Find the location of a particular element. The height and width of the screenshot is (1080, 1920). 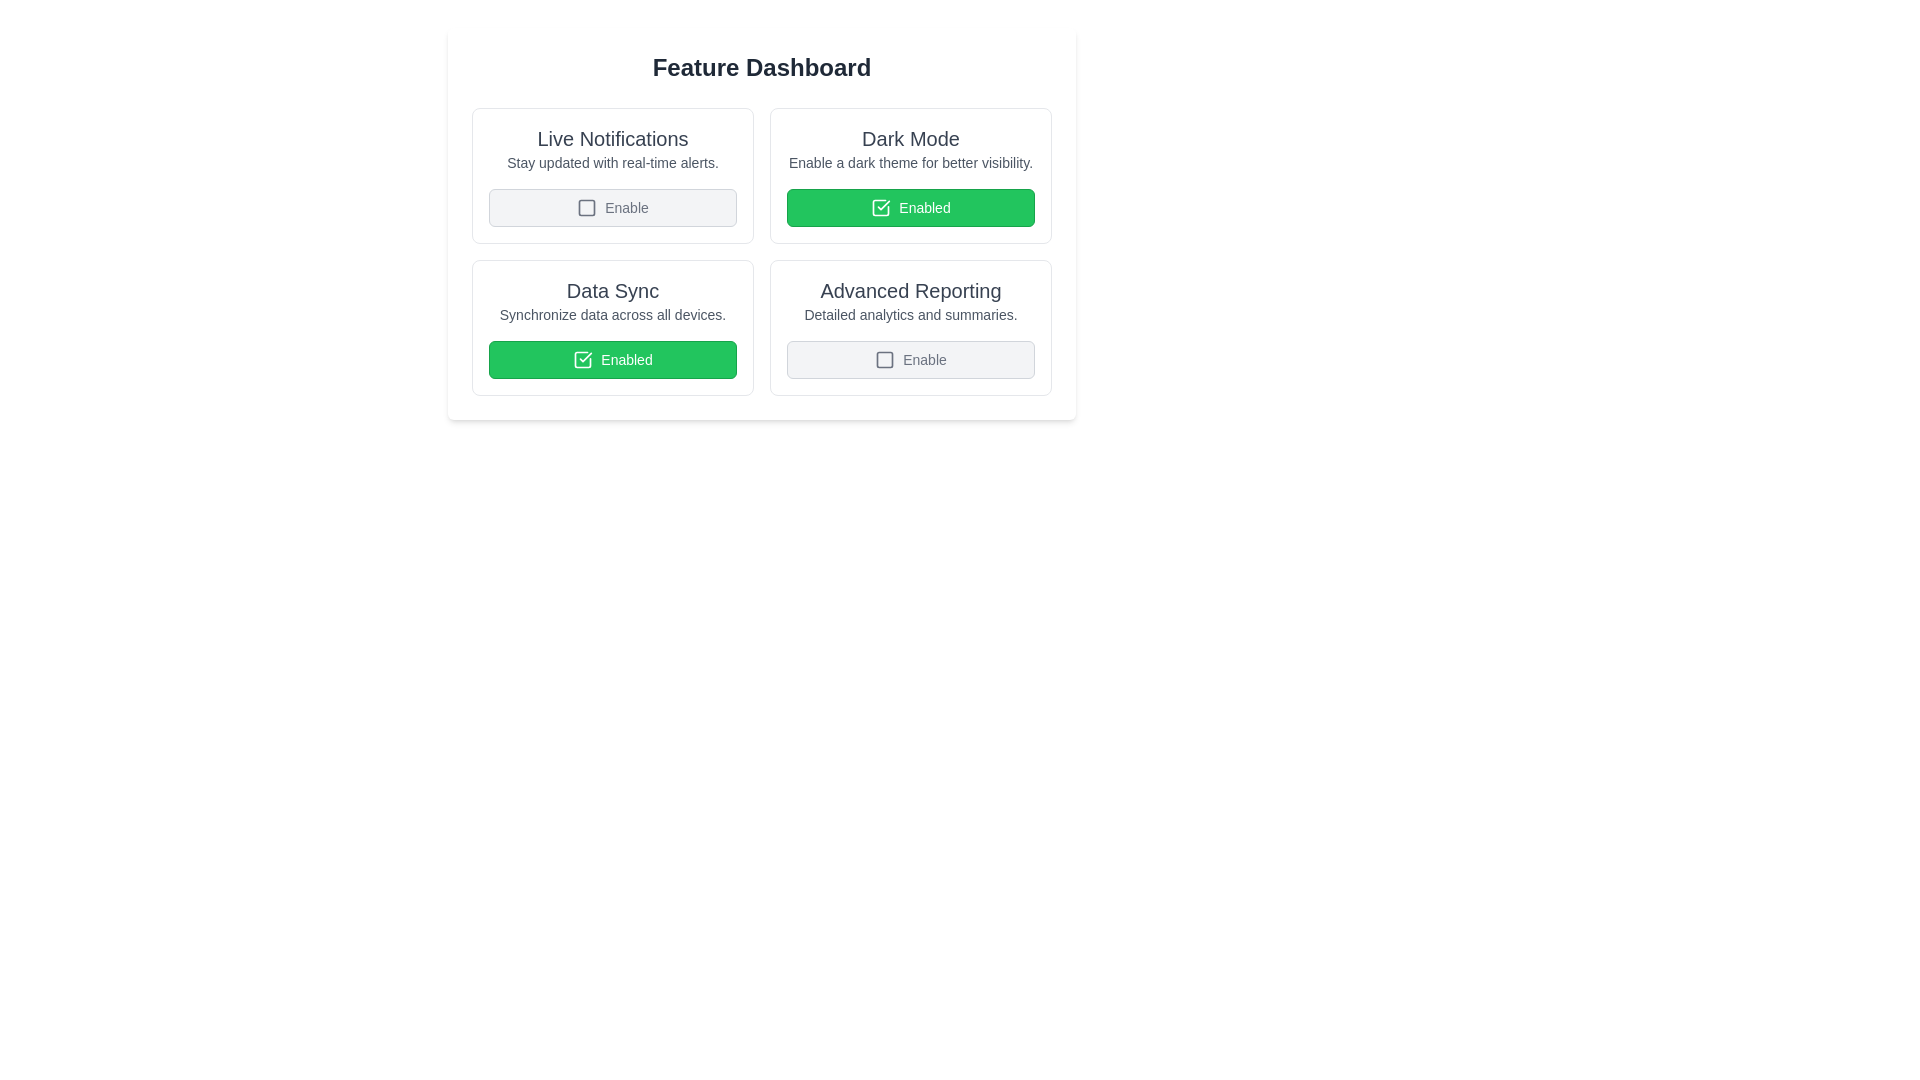

the Text Label that serves as a header for the section titled 'Live Notifications' which provides context about real-time alerts is located at coordinates (612, 137).